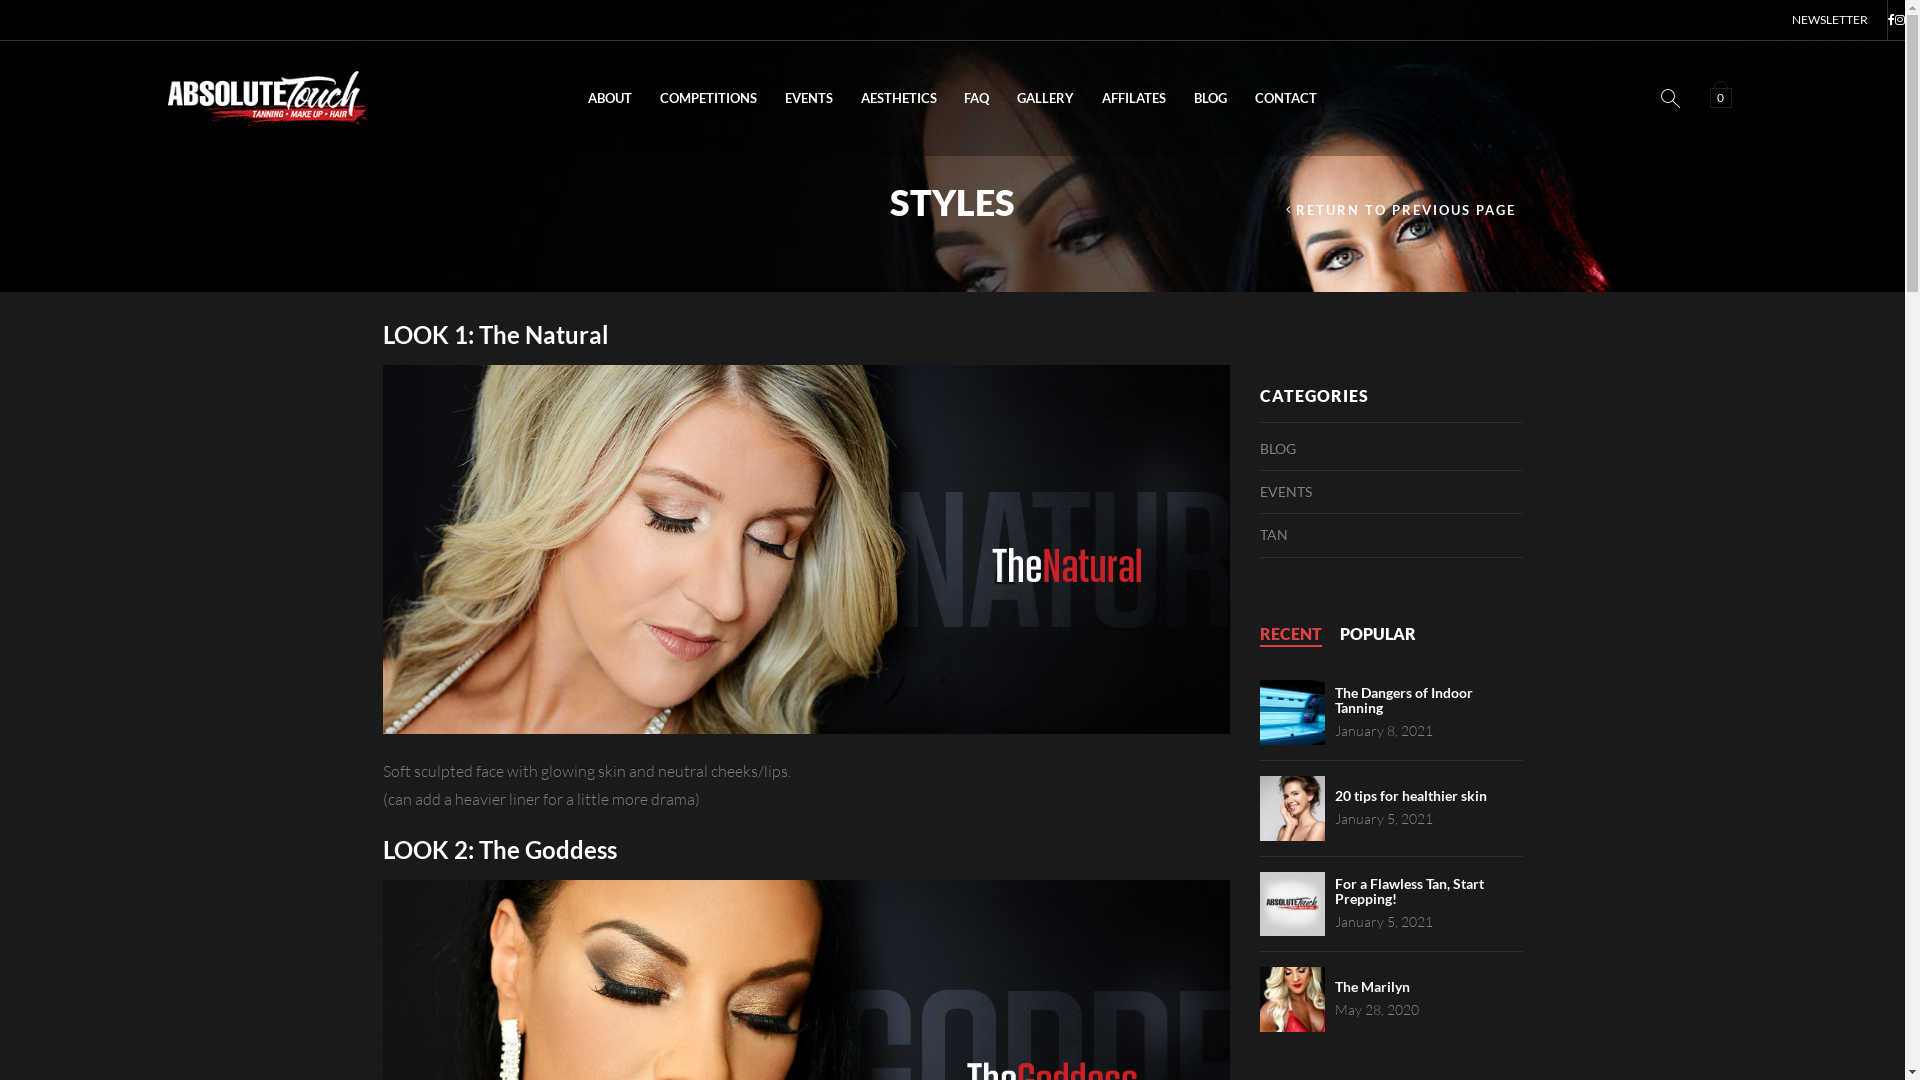 The height and width of the screenshot is (1080, 1920). Describe the element at coordinates (708, 98) in the screenshot. I see `'COMPETITIONS'` at that location.